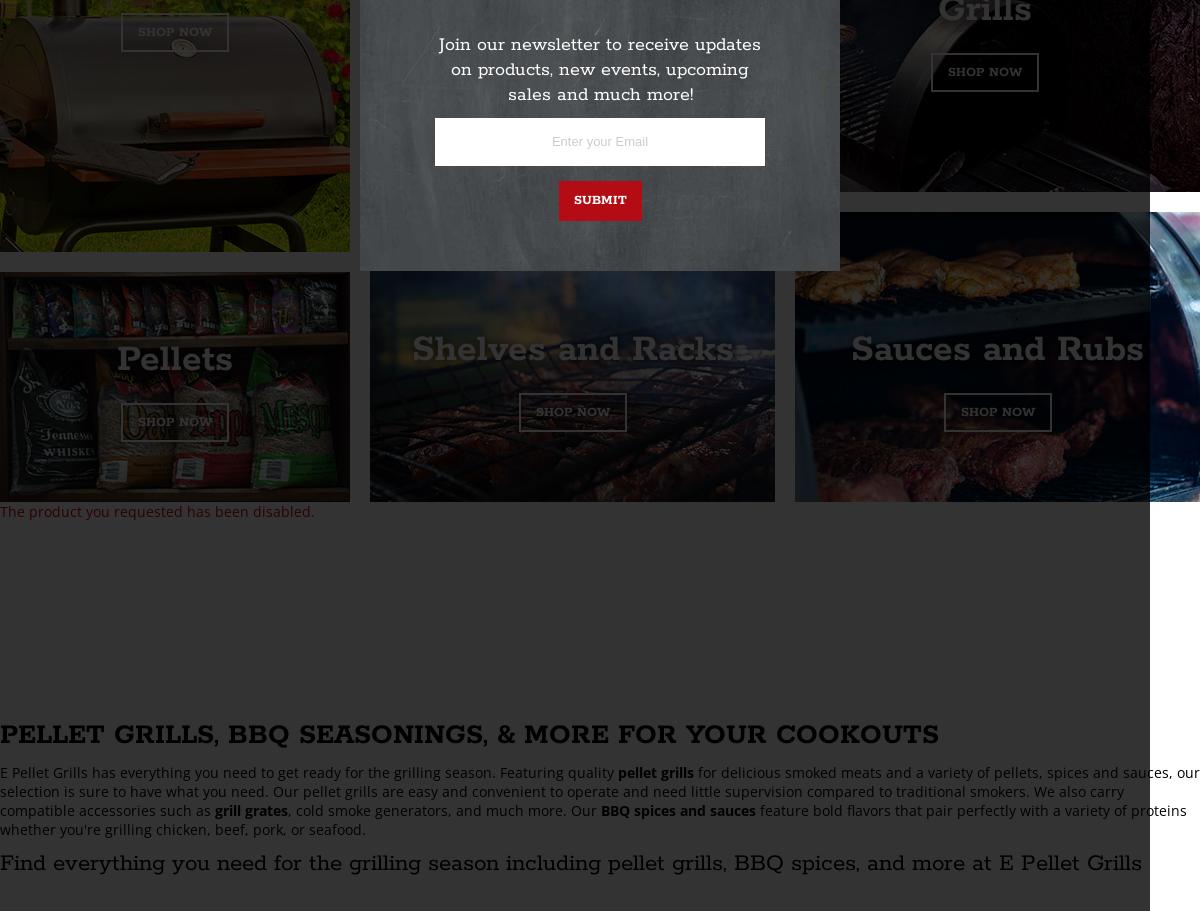 The width and height of the screenshot is (1200, 911). What do you see at coordinates (156, 511) in the screenshot?
I see `'The product you requested has been disabled.'` at bounding box center [156, 511].